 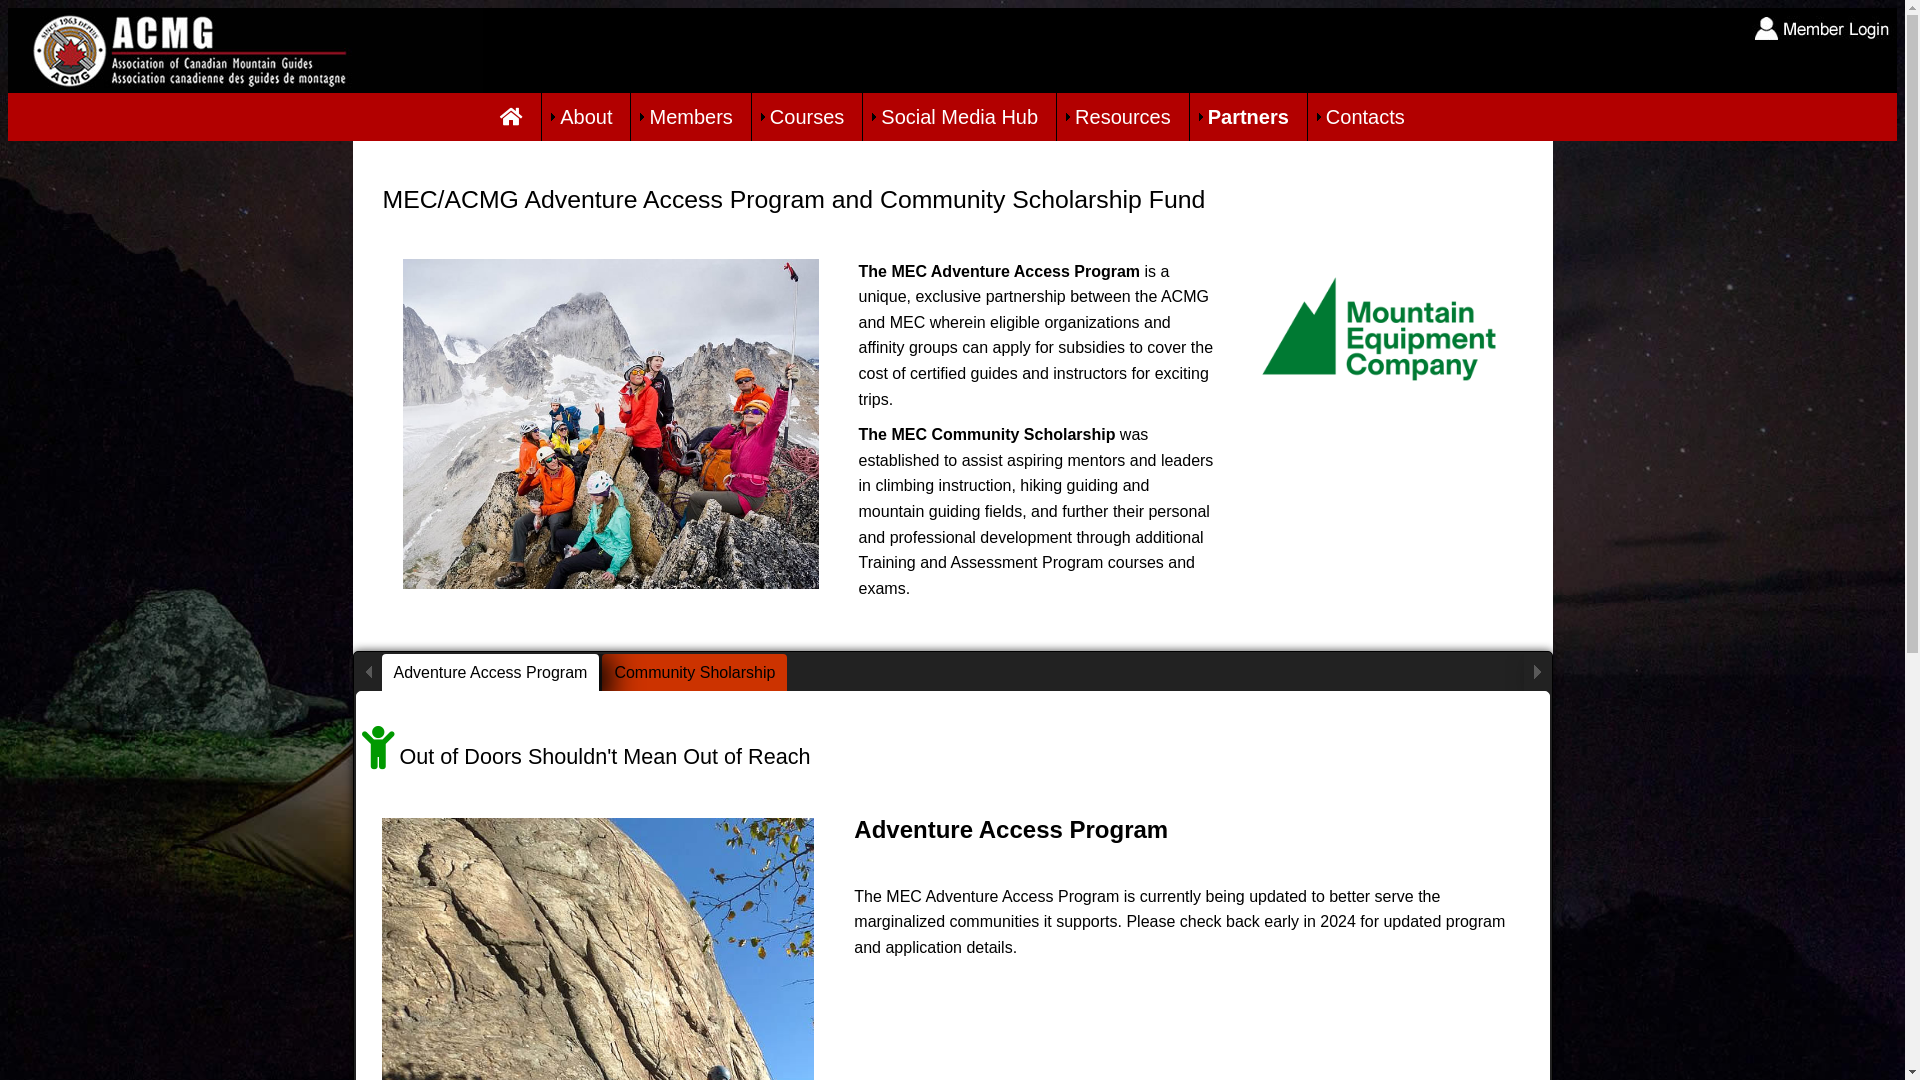 What do you see at coordinates (806, 116) in the screenshot?
I see `'Courses'` at bounding box center [806, 116].